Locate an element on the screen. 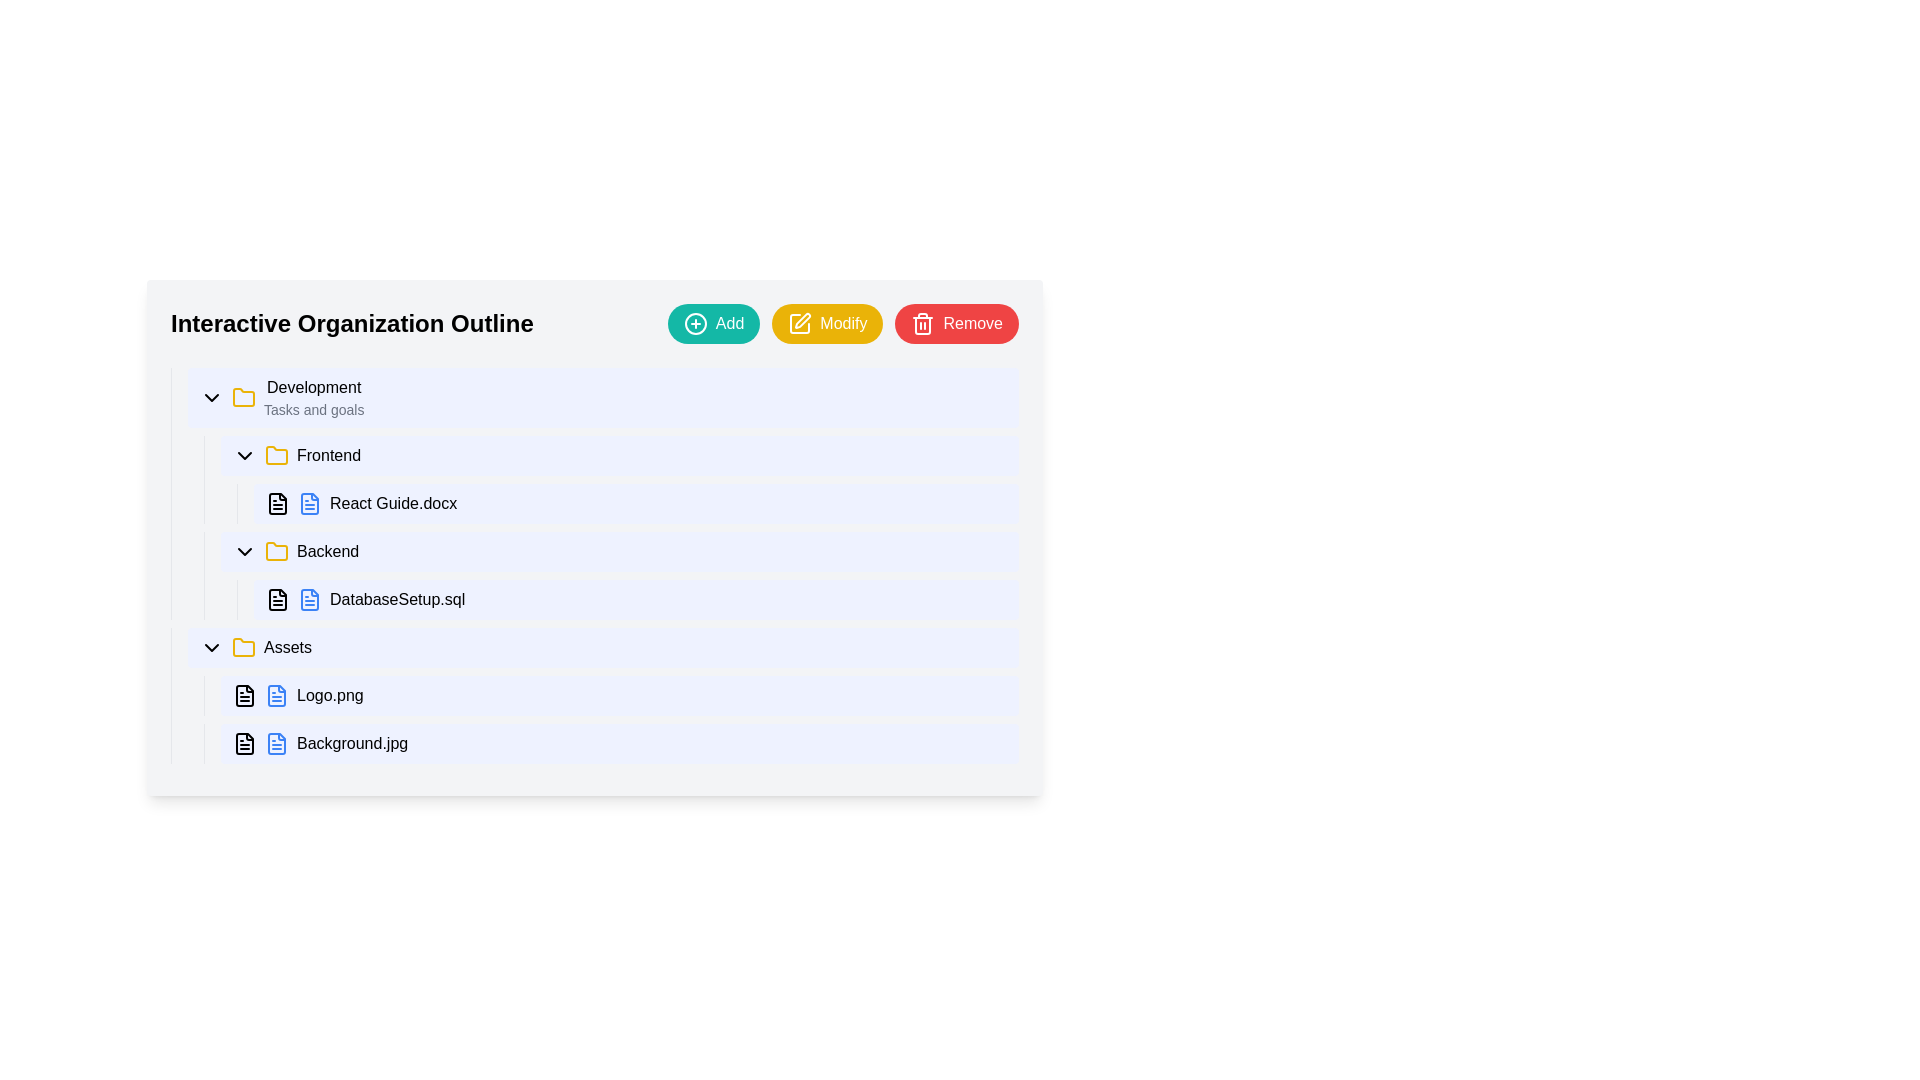  the first collapsible menu item labeled 'Frontend' under the 'Development' section is located at coordinates (618, 455).